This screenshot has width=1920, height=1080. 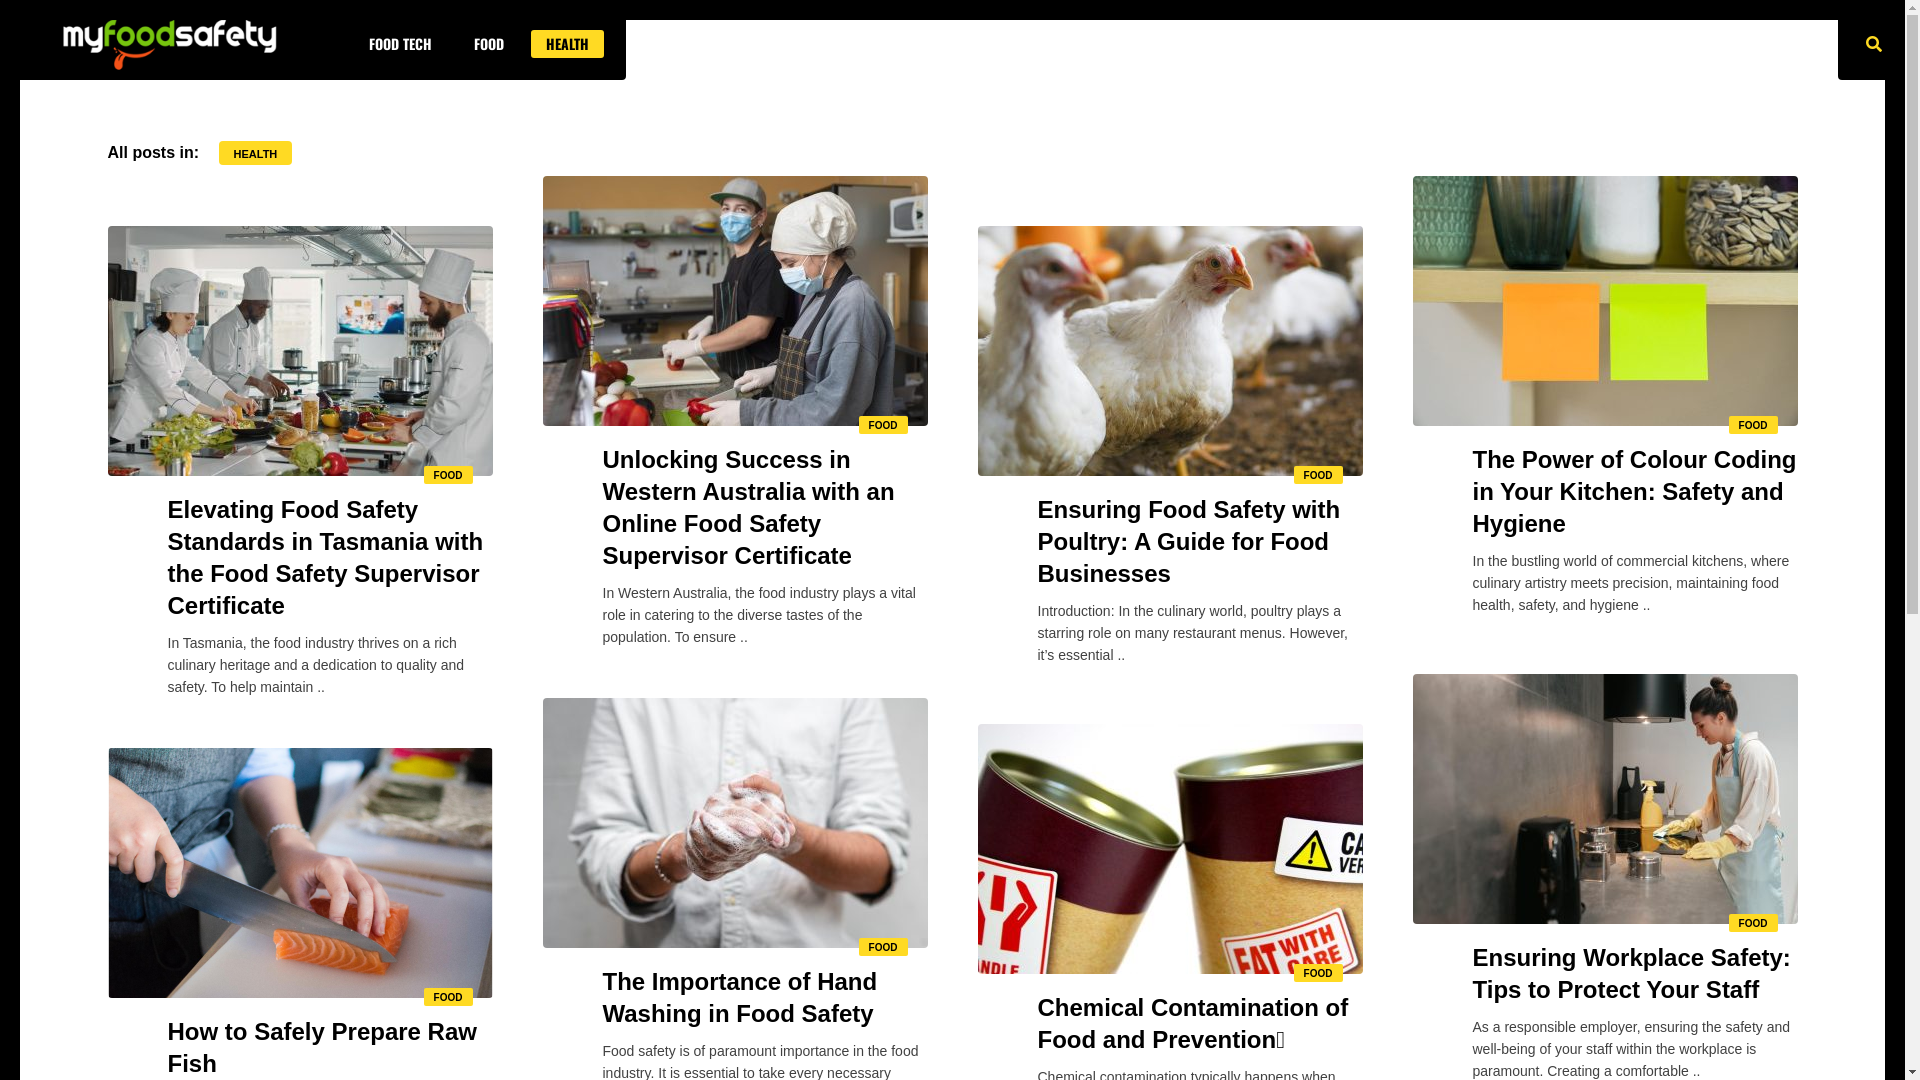 I want to click on 'FOOD TECH', so click(x=400, y=43).